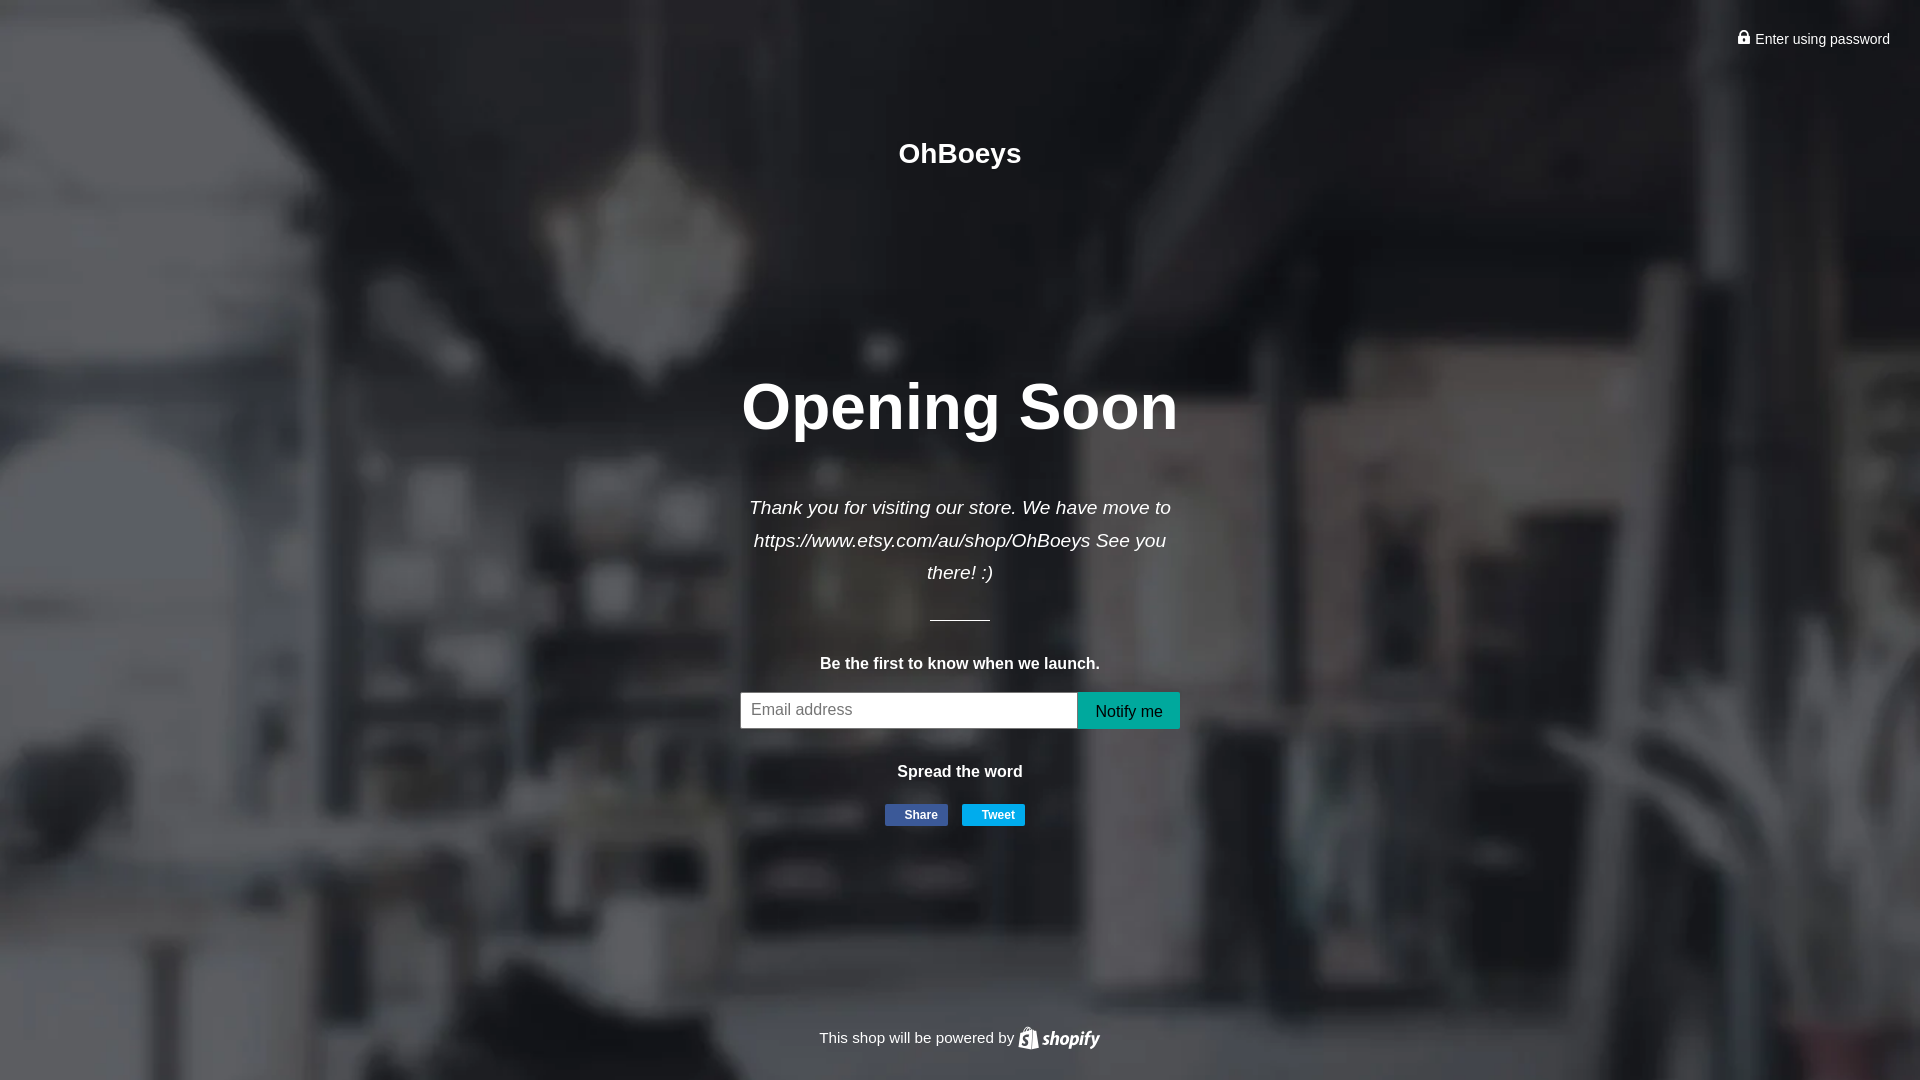  I want to click on 'Notify me', so click(1128, 709).